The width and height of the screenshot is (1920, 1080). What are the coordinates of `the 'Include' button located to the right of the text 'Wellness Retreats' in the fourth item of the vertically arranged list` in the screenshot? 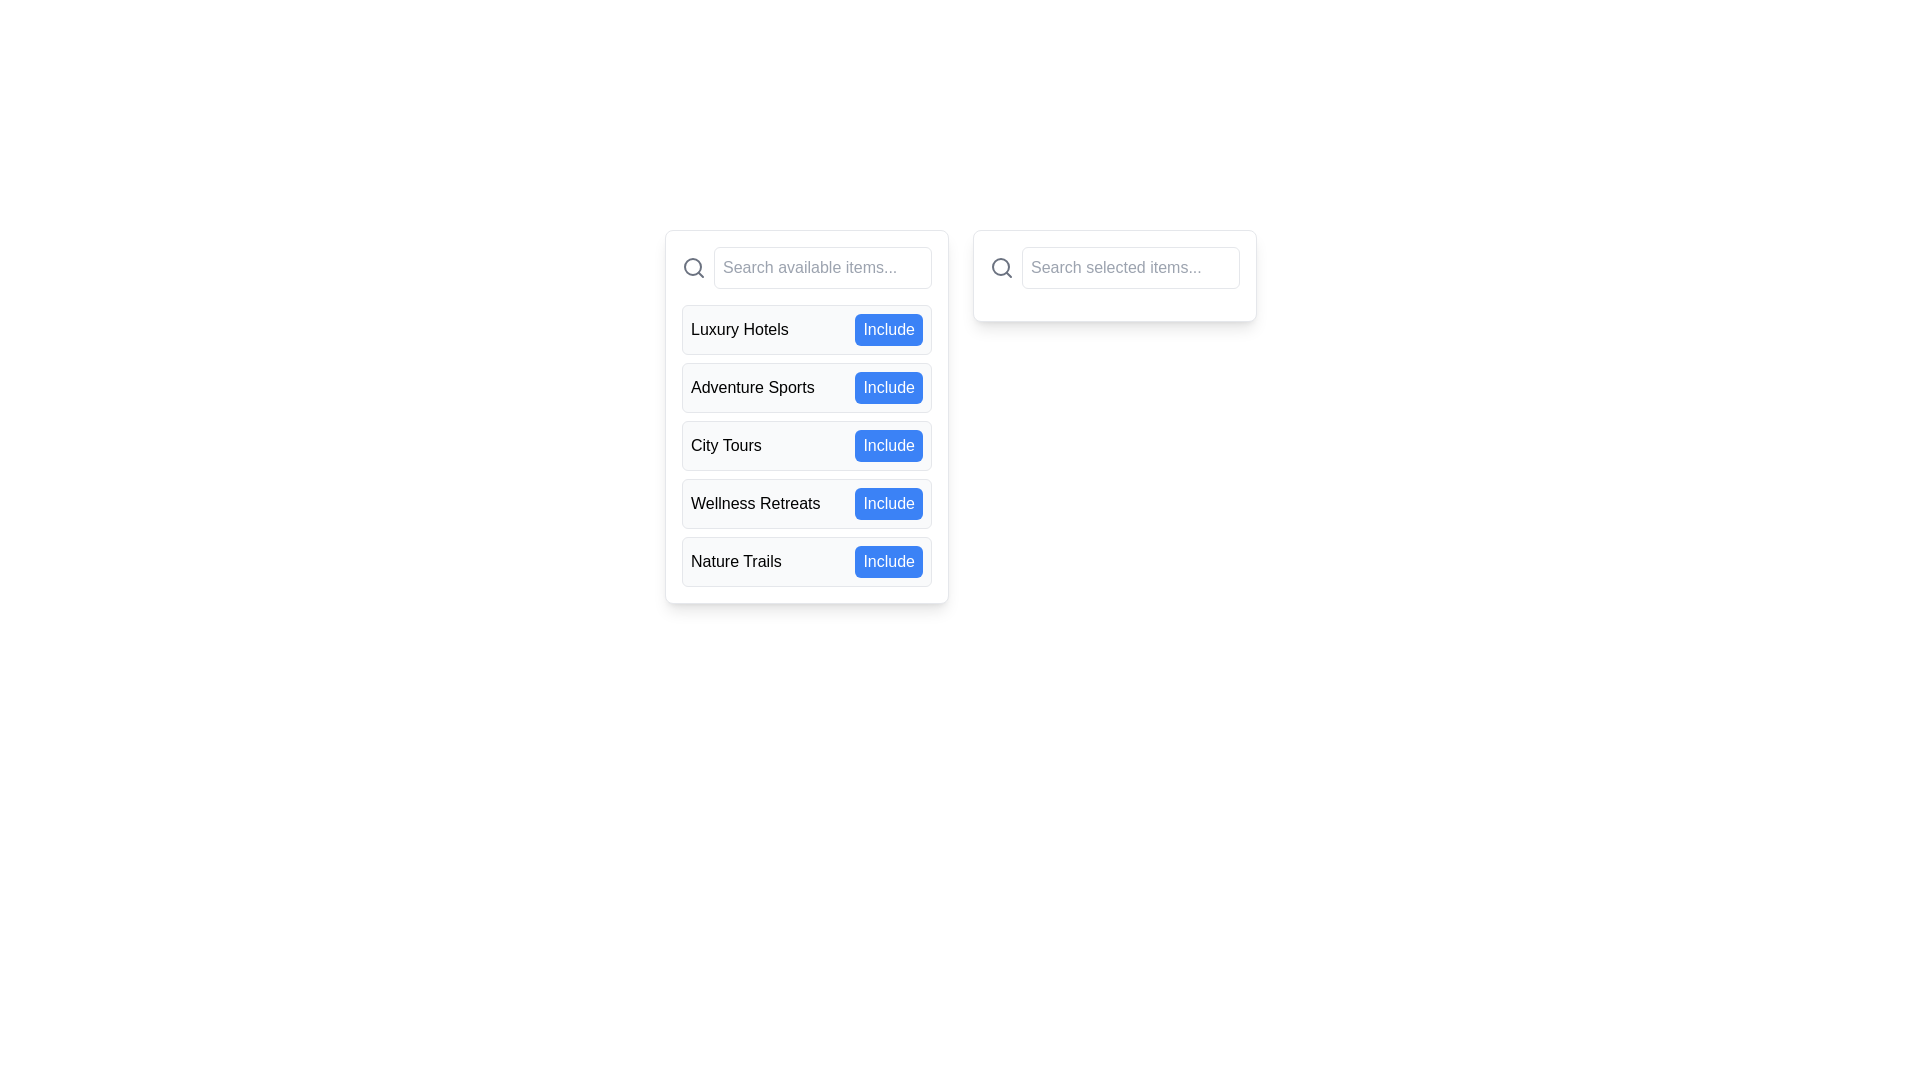 It's located at (887, 503).